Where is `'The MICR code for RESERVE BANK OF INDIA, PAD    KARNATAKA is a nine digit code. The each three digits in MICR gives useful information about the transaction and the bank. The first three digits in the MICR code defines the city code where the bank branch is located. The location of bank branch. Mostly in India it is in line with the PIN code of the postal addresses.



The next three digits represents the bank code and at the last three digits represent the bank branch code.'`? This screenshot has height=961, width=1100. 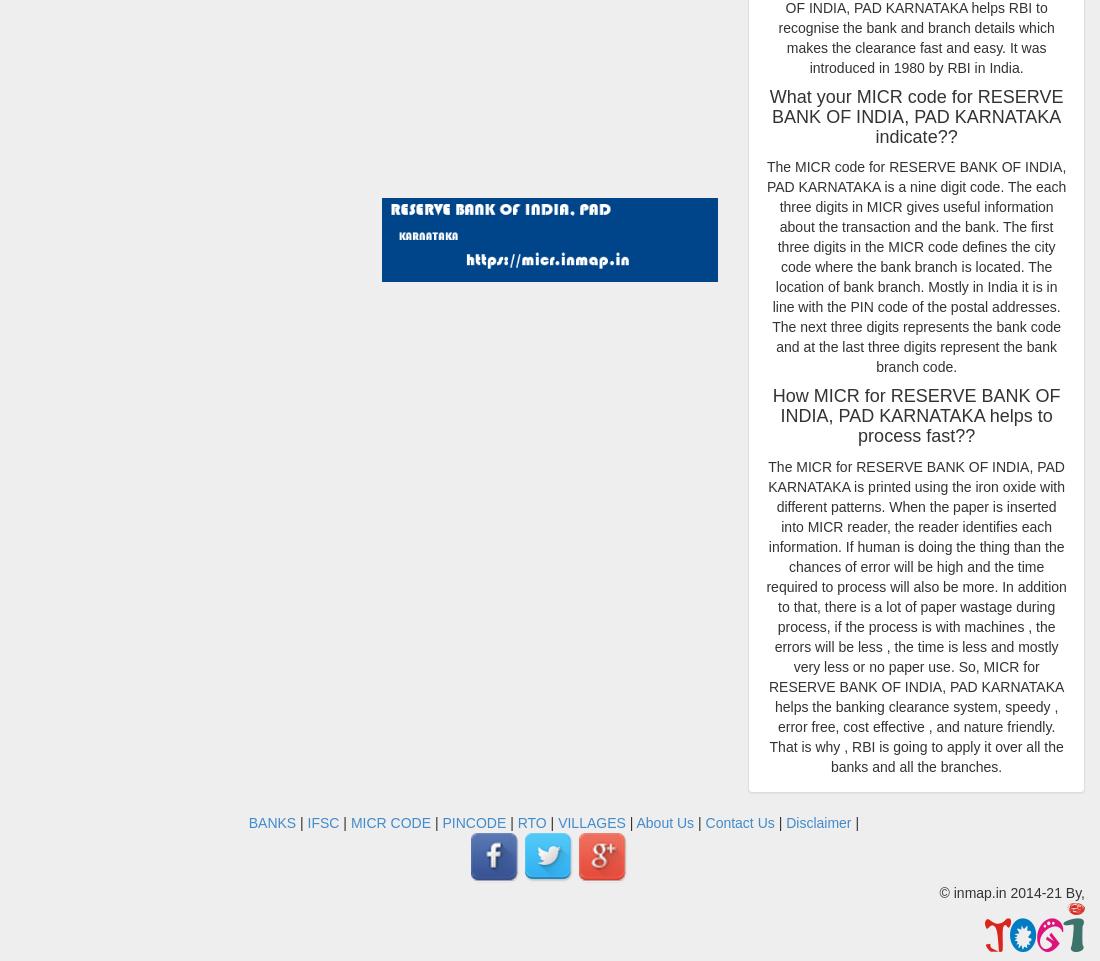 'The MICR code for RESERVE BANK OF INDIA, PAD    KARNATAKA is a nine digit code. The each three digits in MICR gives useful information about the transaction and the bank. The first three digits in the MICR code defines the city code where the bank branch is located. The location of bank branch. Mostly in India it is in line with the PIN code of the postal addresses.



The next three digits represents the bank code and at the last three digits represent the bank branch code.' is located at coordinates (766, 265).